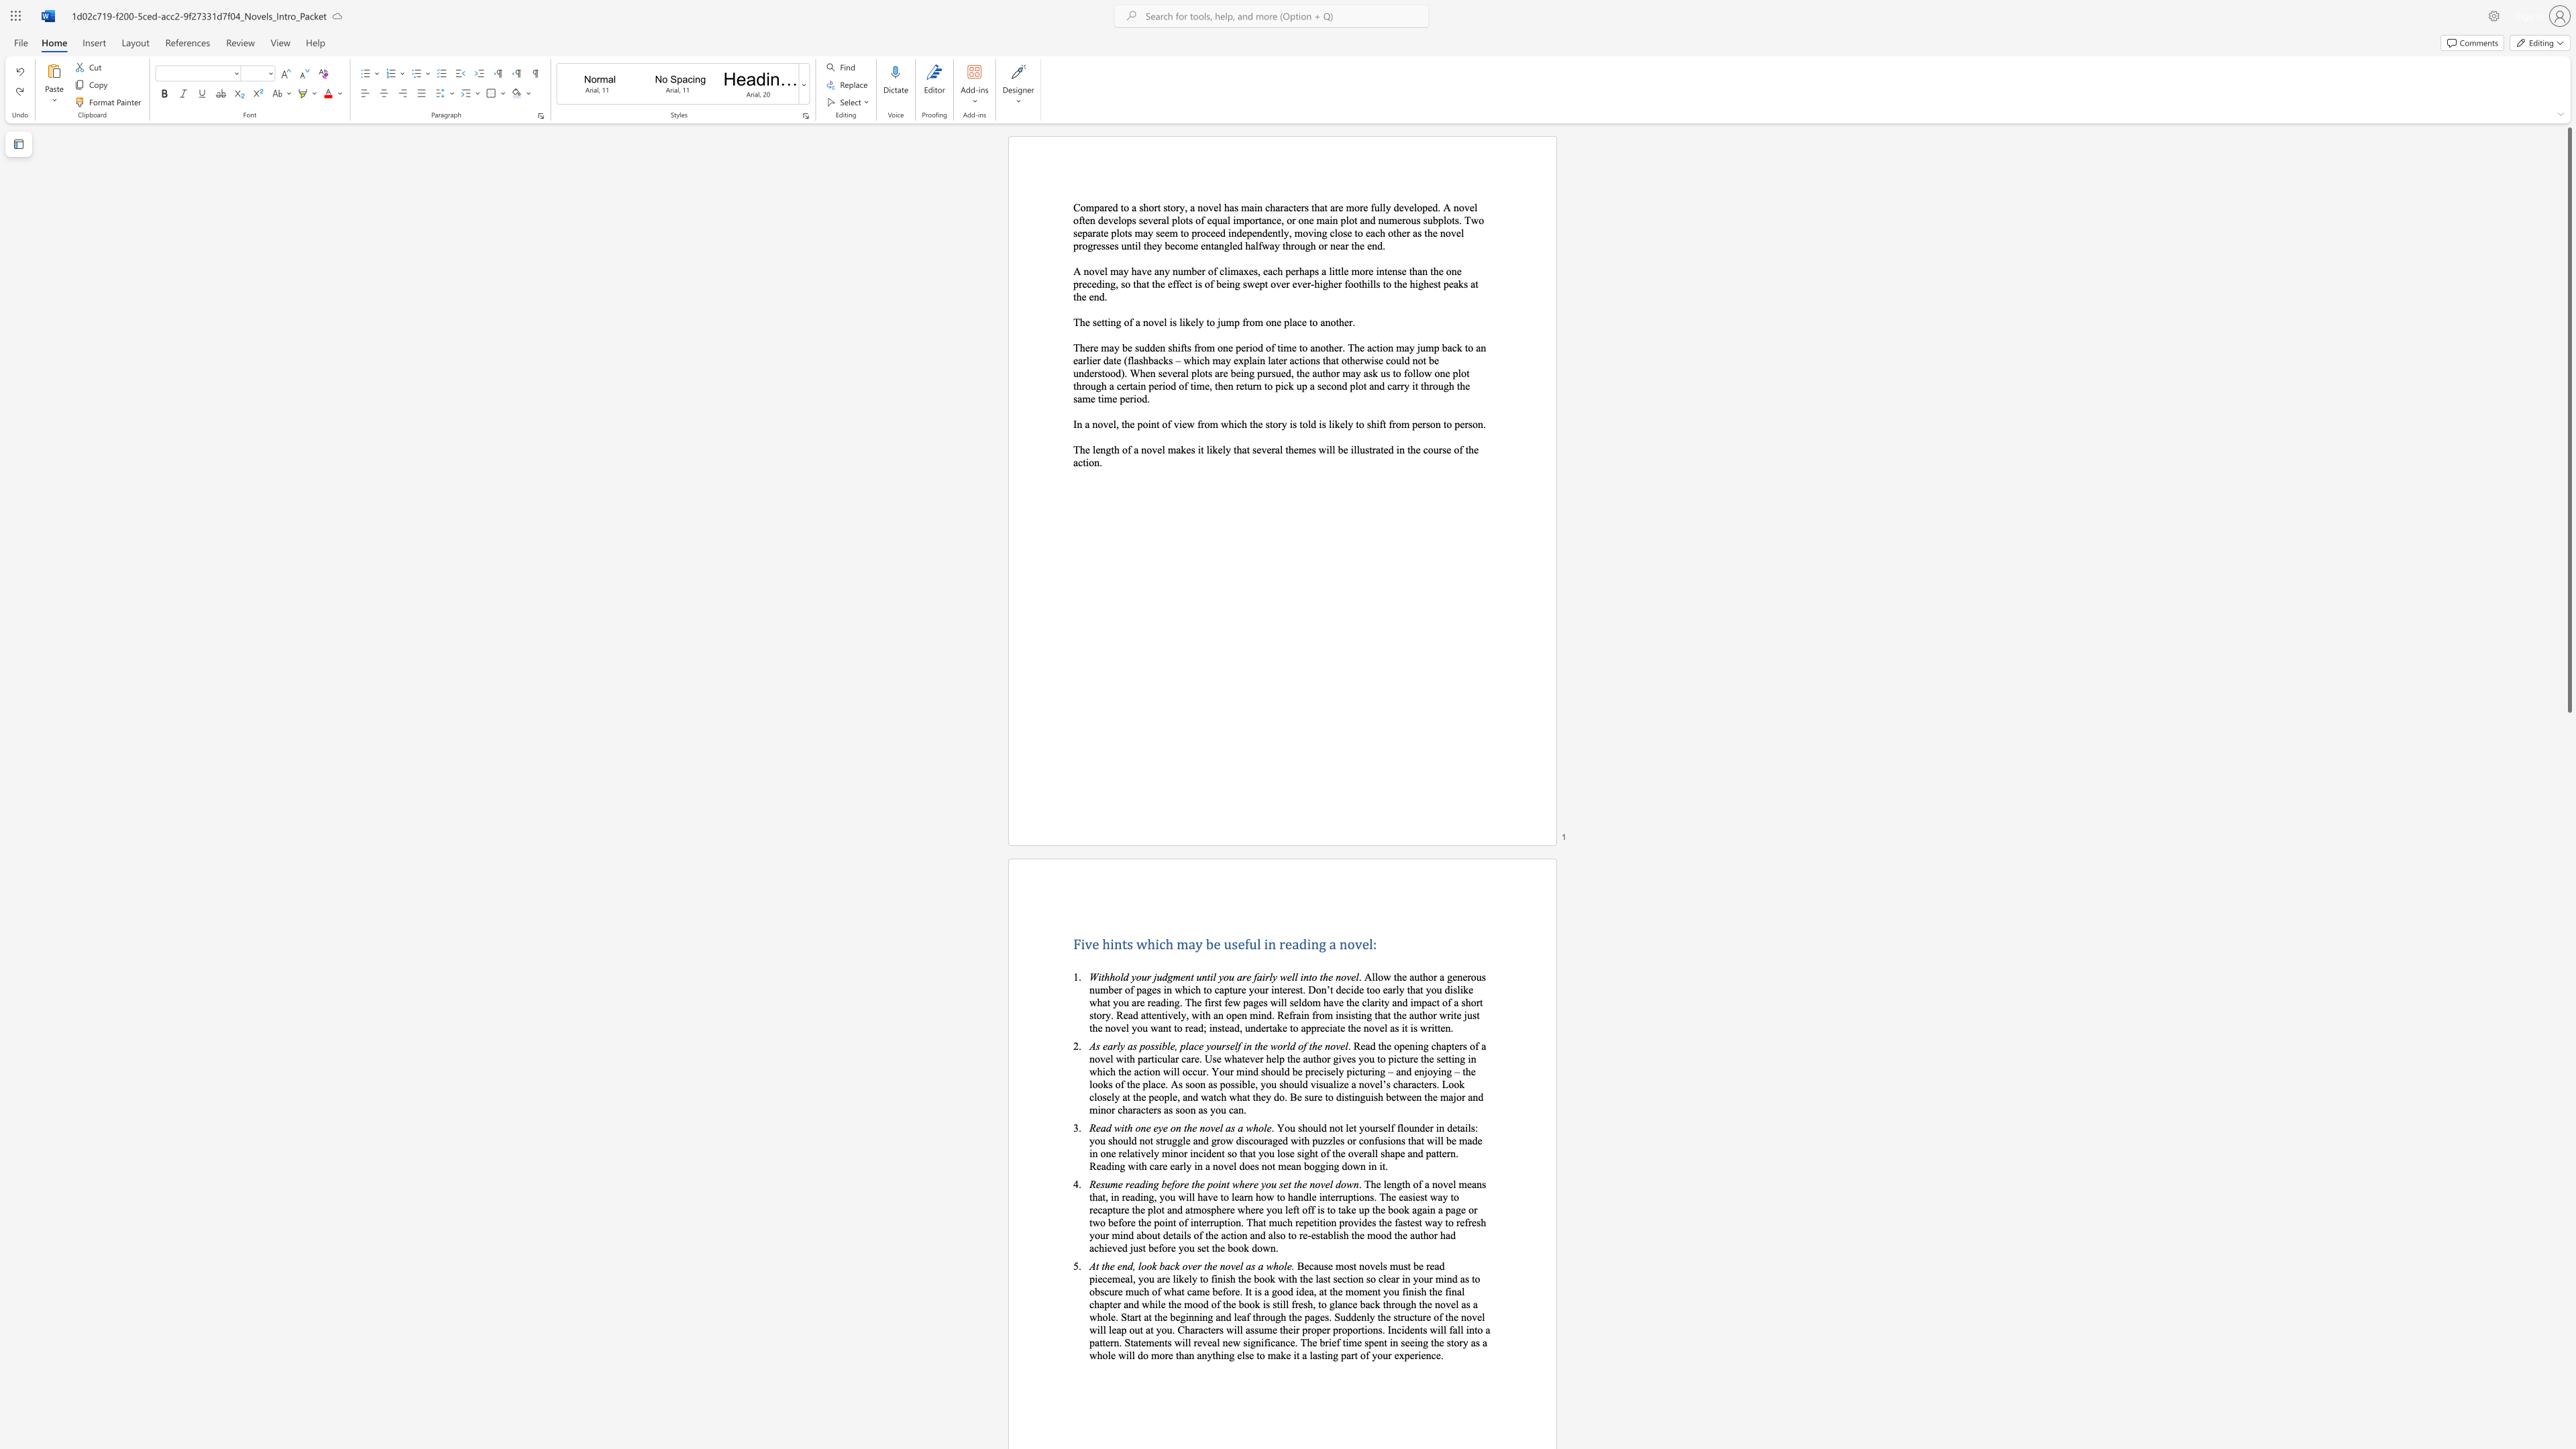 The image size is (2576, 1449). I want to click on the subset text "dependently, moving close to each other as the novel progresses until they become entangled hal" within the text "Compared to a short story, a novel has main characters that are more fully developed. A novel often develops several plots of equal importance, or one main plot and numerous subplots. Two separate plots may seem to proceed independently, moving close to each other as the novel progresses until they become entangled halfway through or near the end.", so click(1236, 231).